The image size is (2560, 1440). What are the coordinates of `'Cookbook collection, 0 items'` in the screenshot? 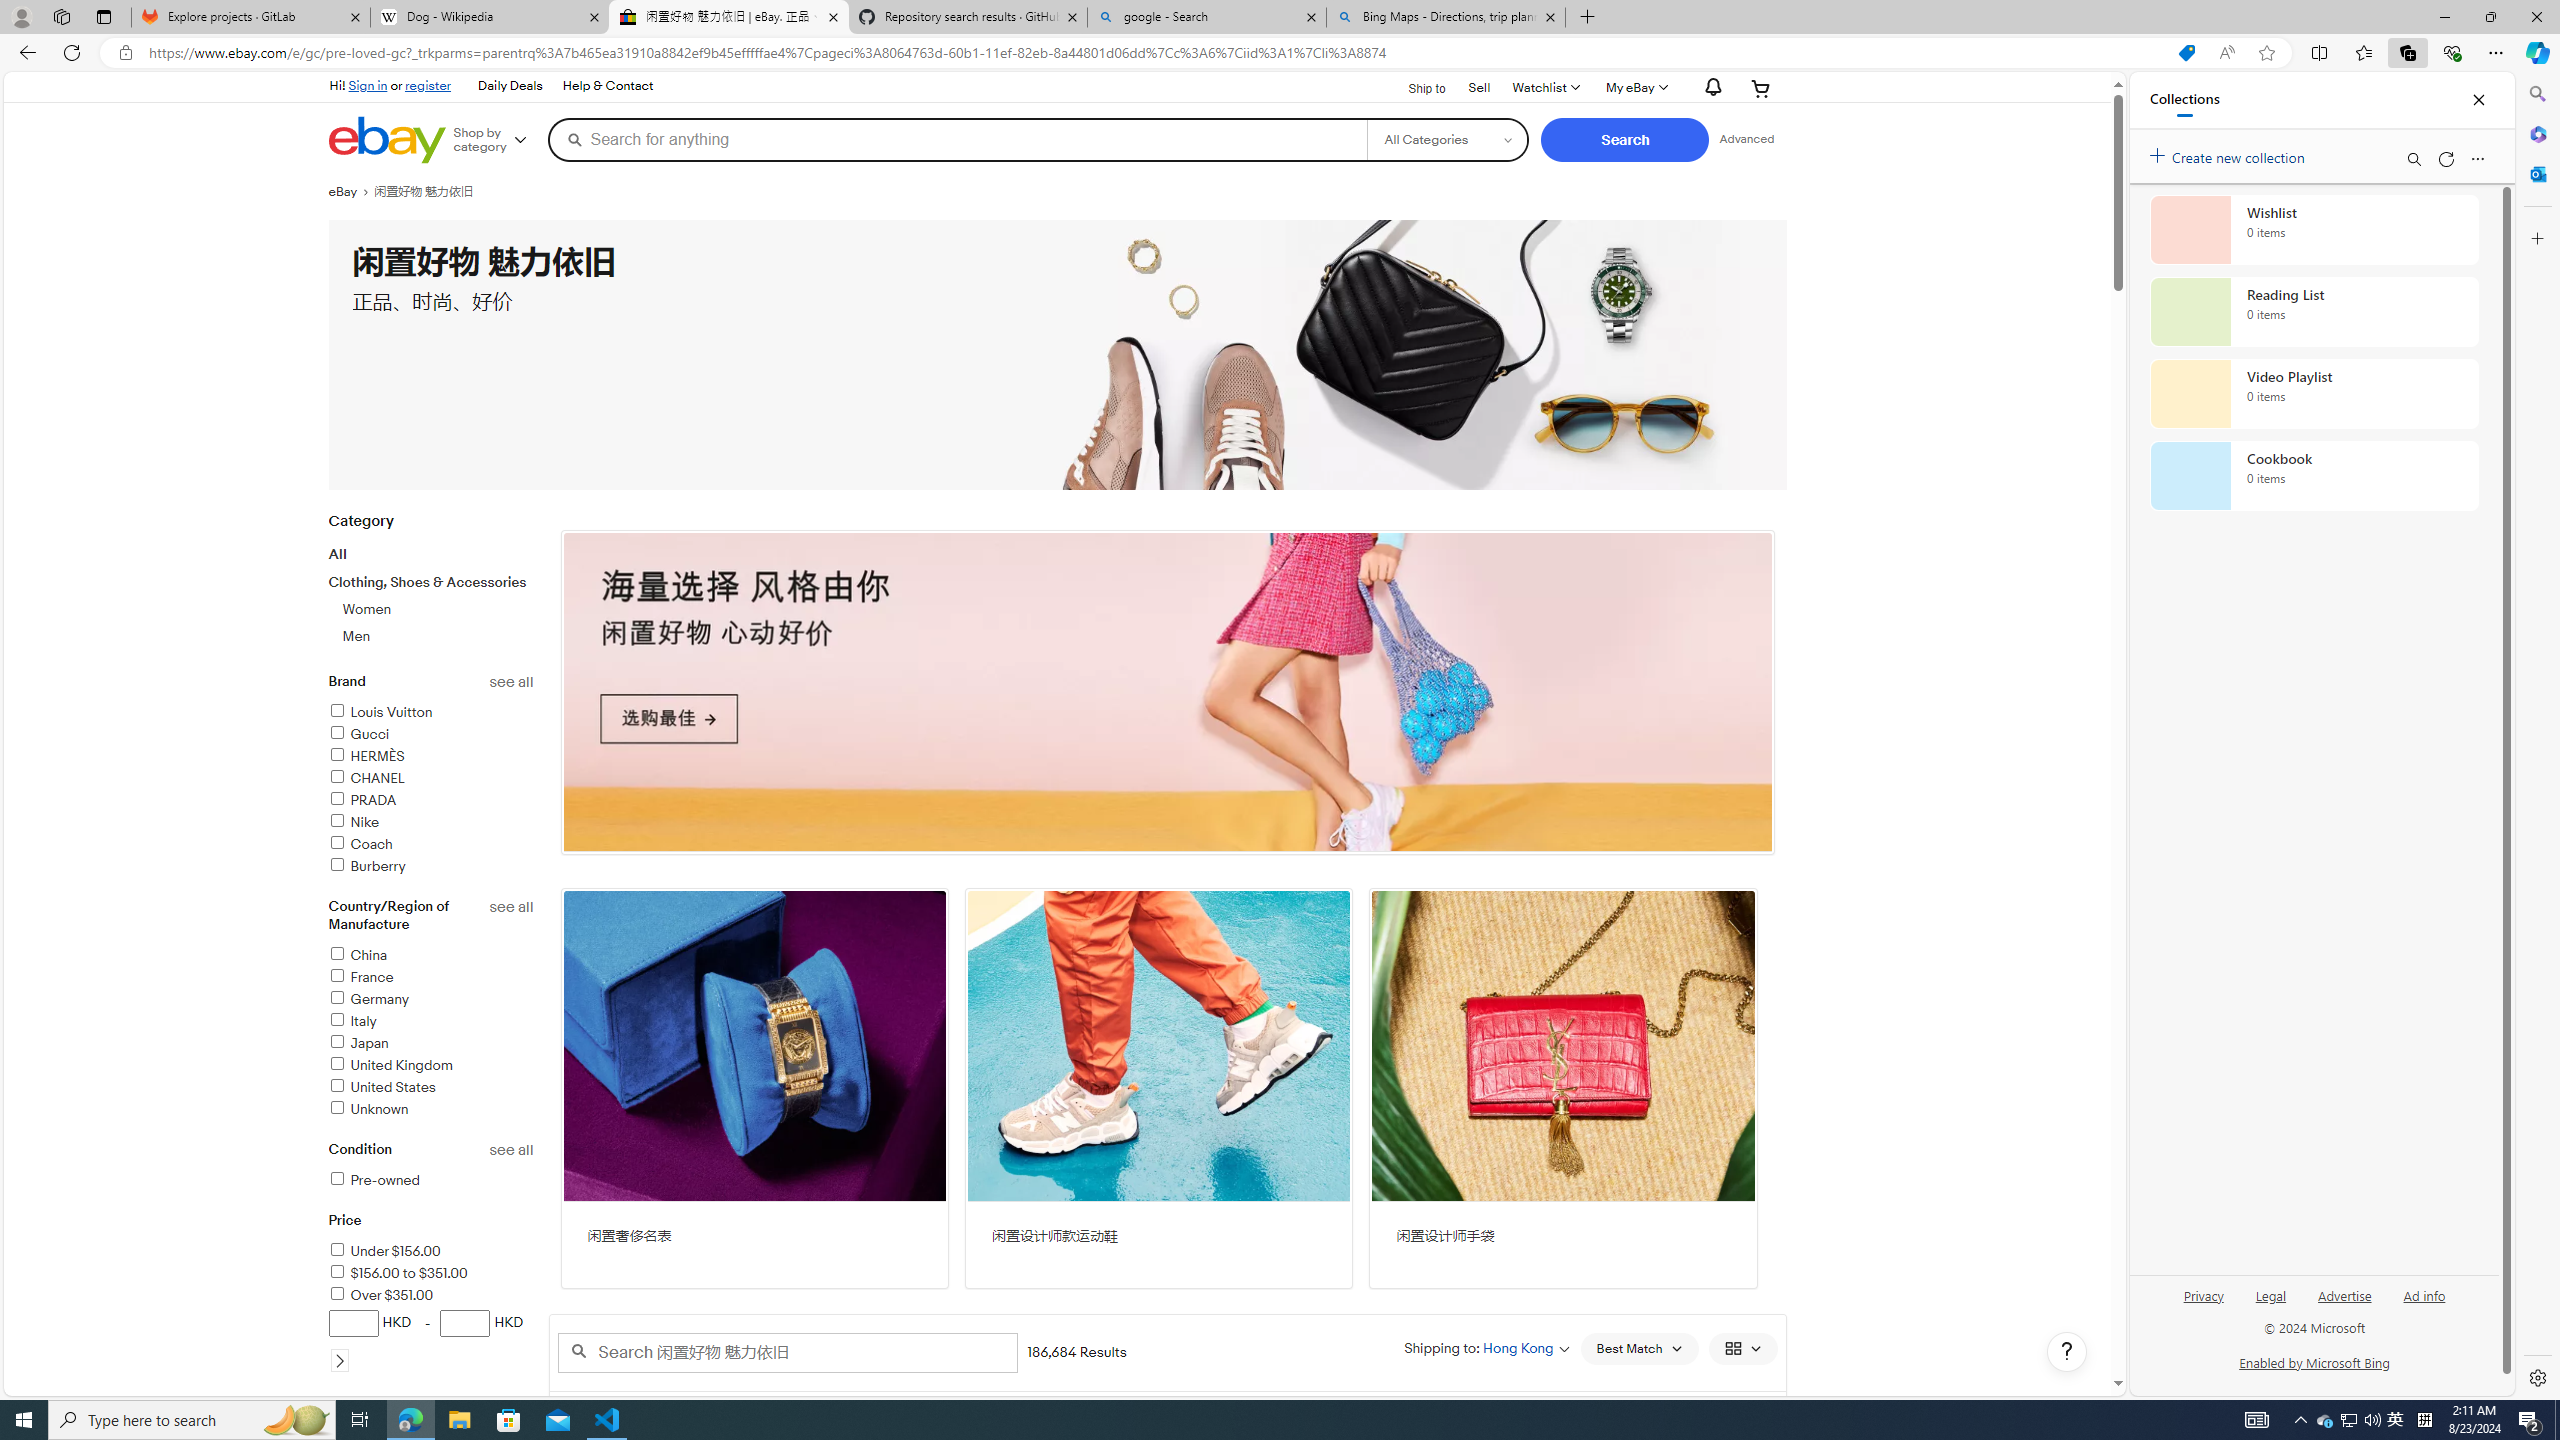 It's located at (2314, 474).